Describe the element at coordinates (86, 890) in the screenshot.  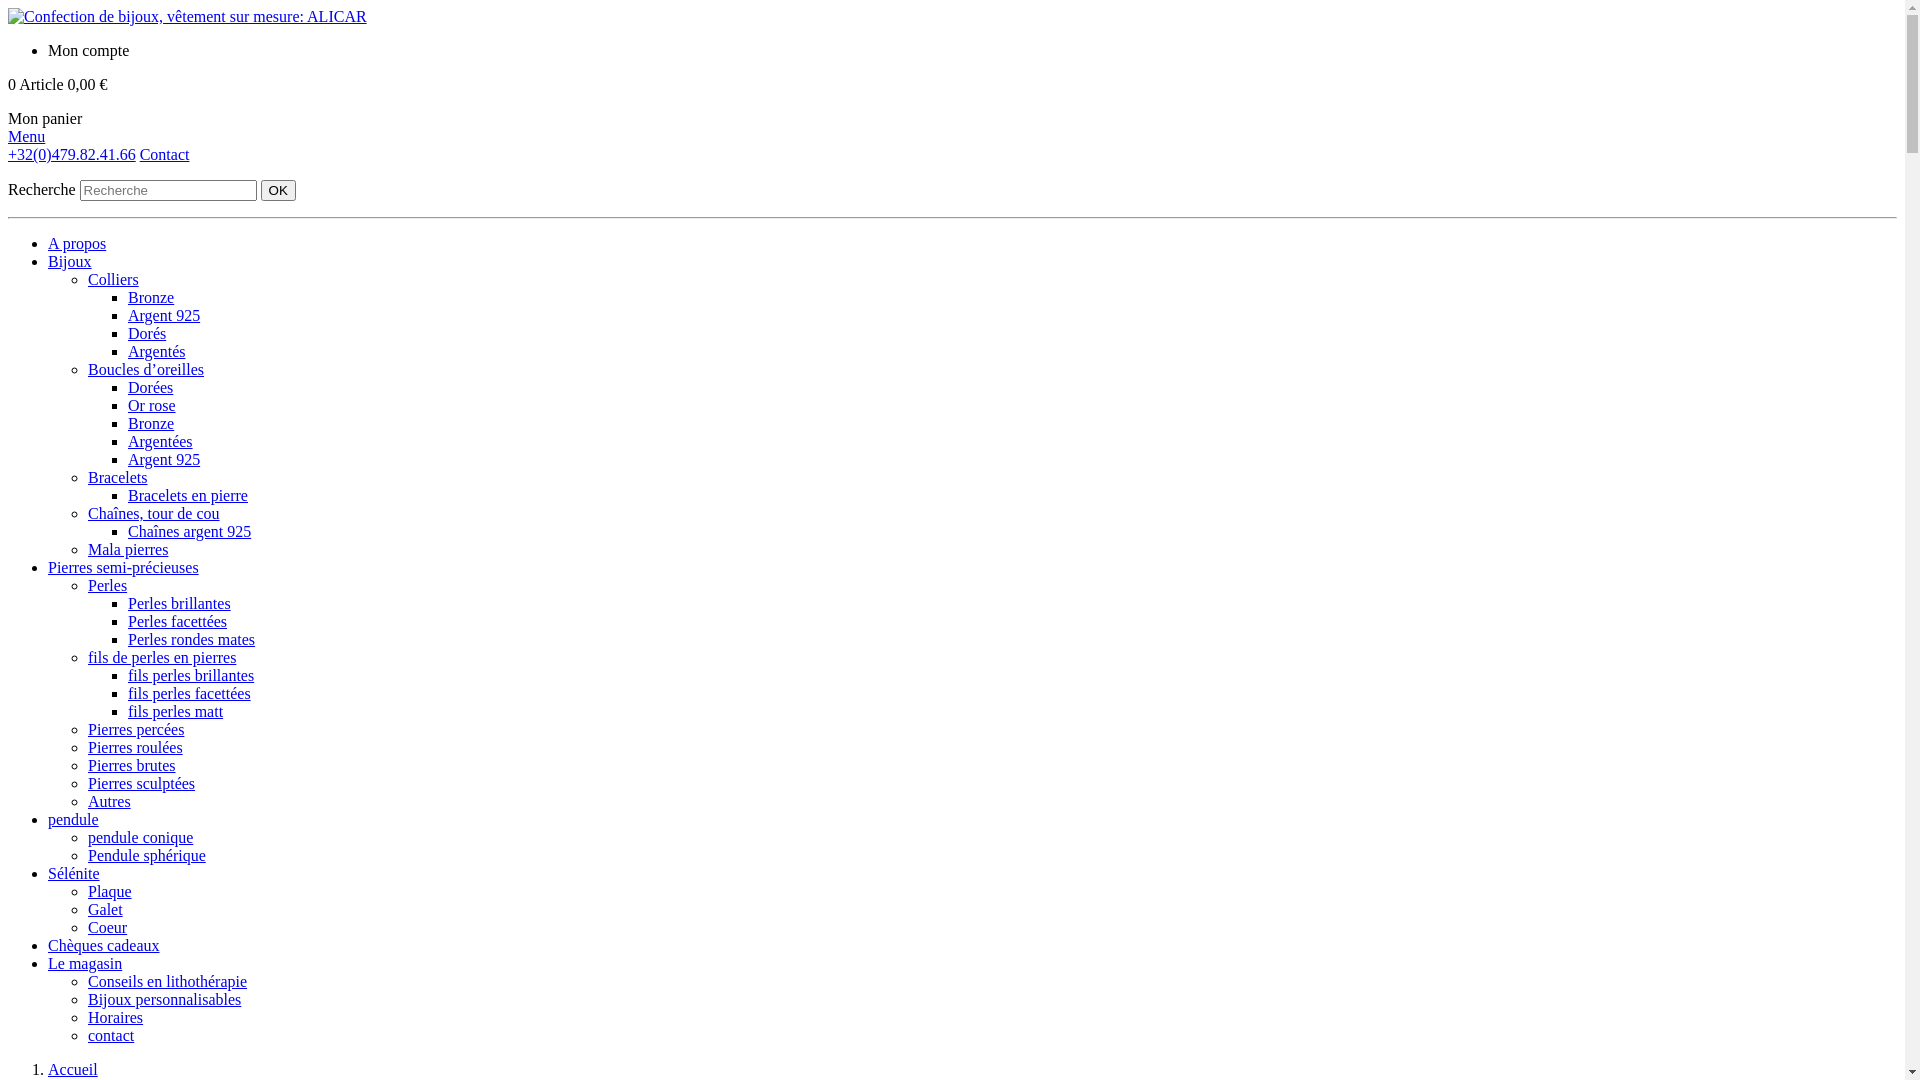
I see `'Plaque'` at that location.